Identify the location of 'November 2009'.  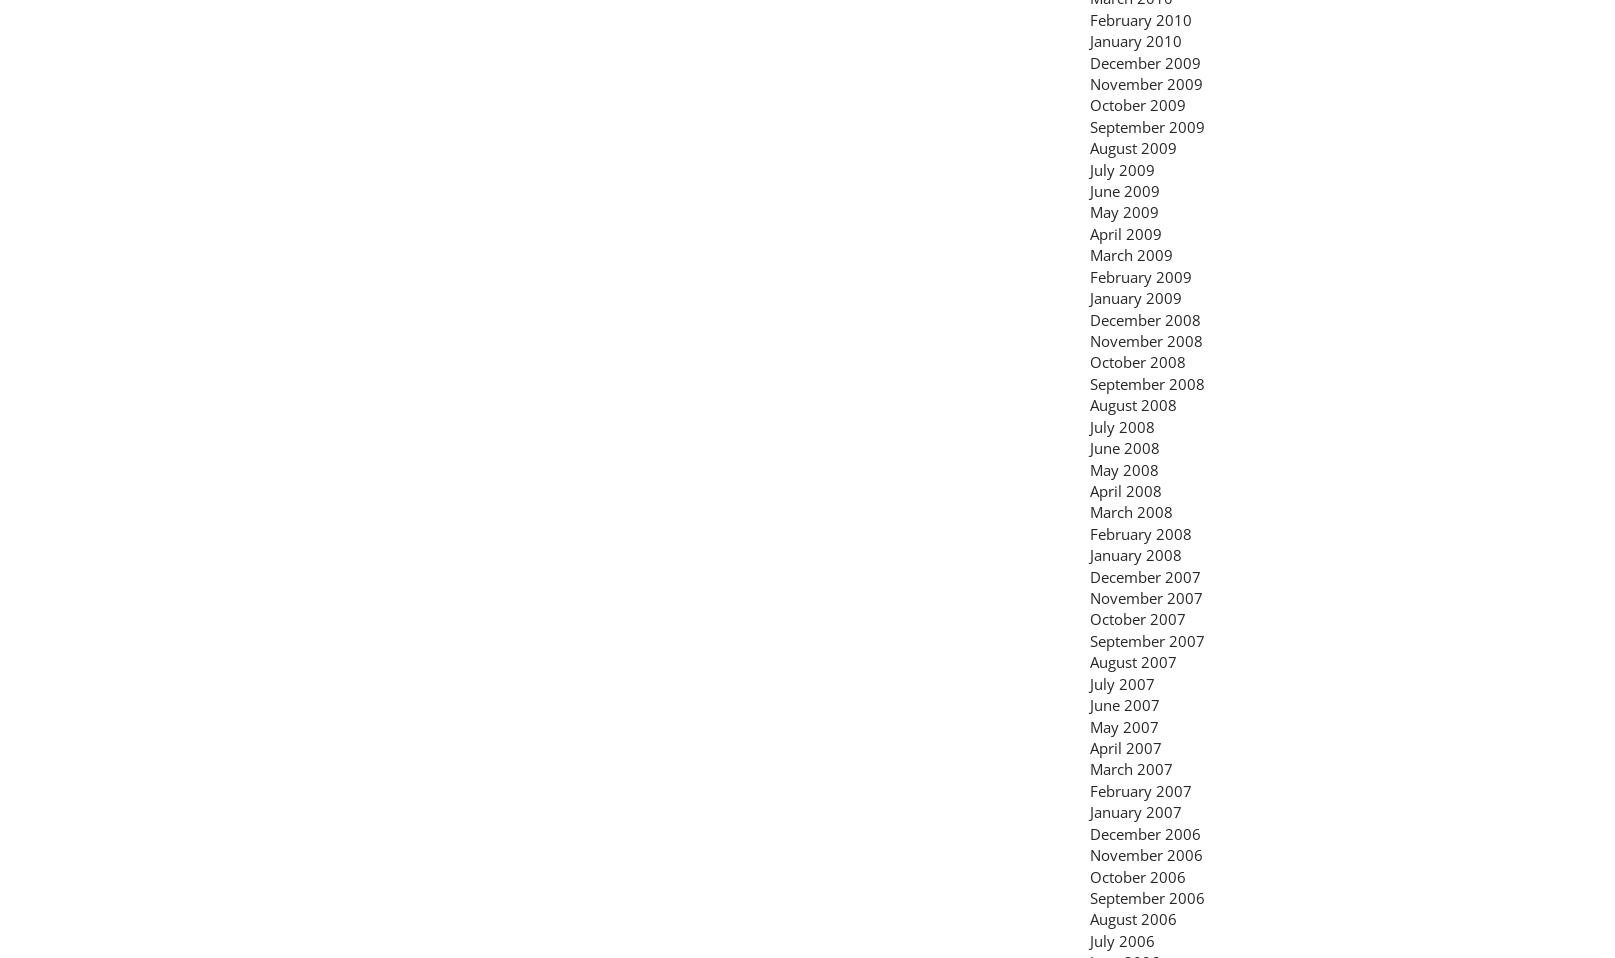
(1146, 82).